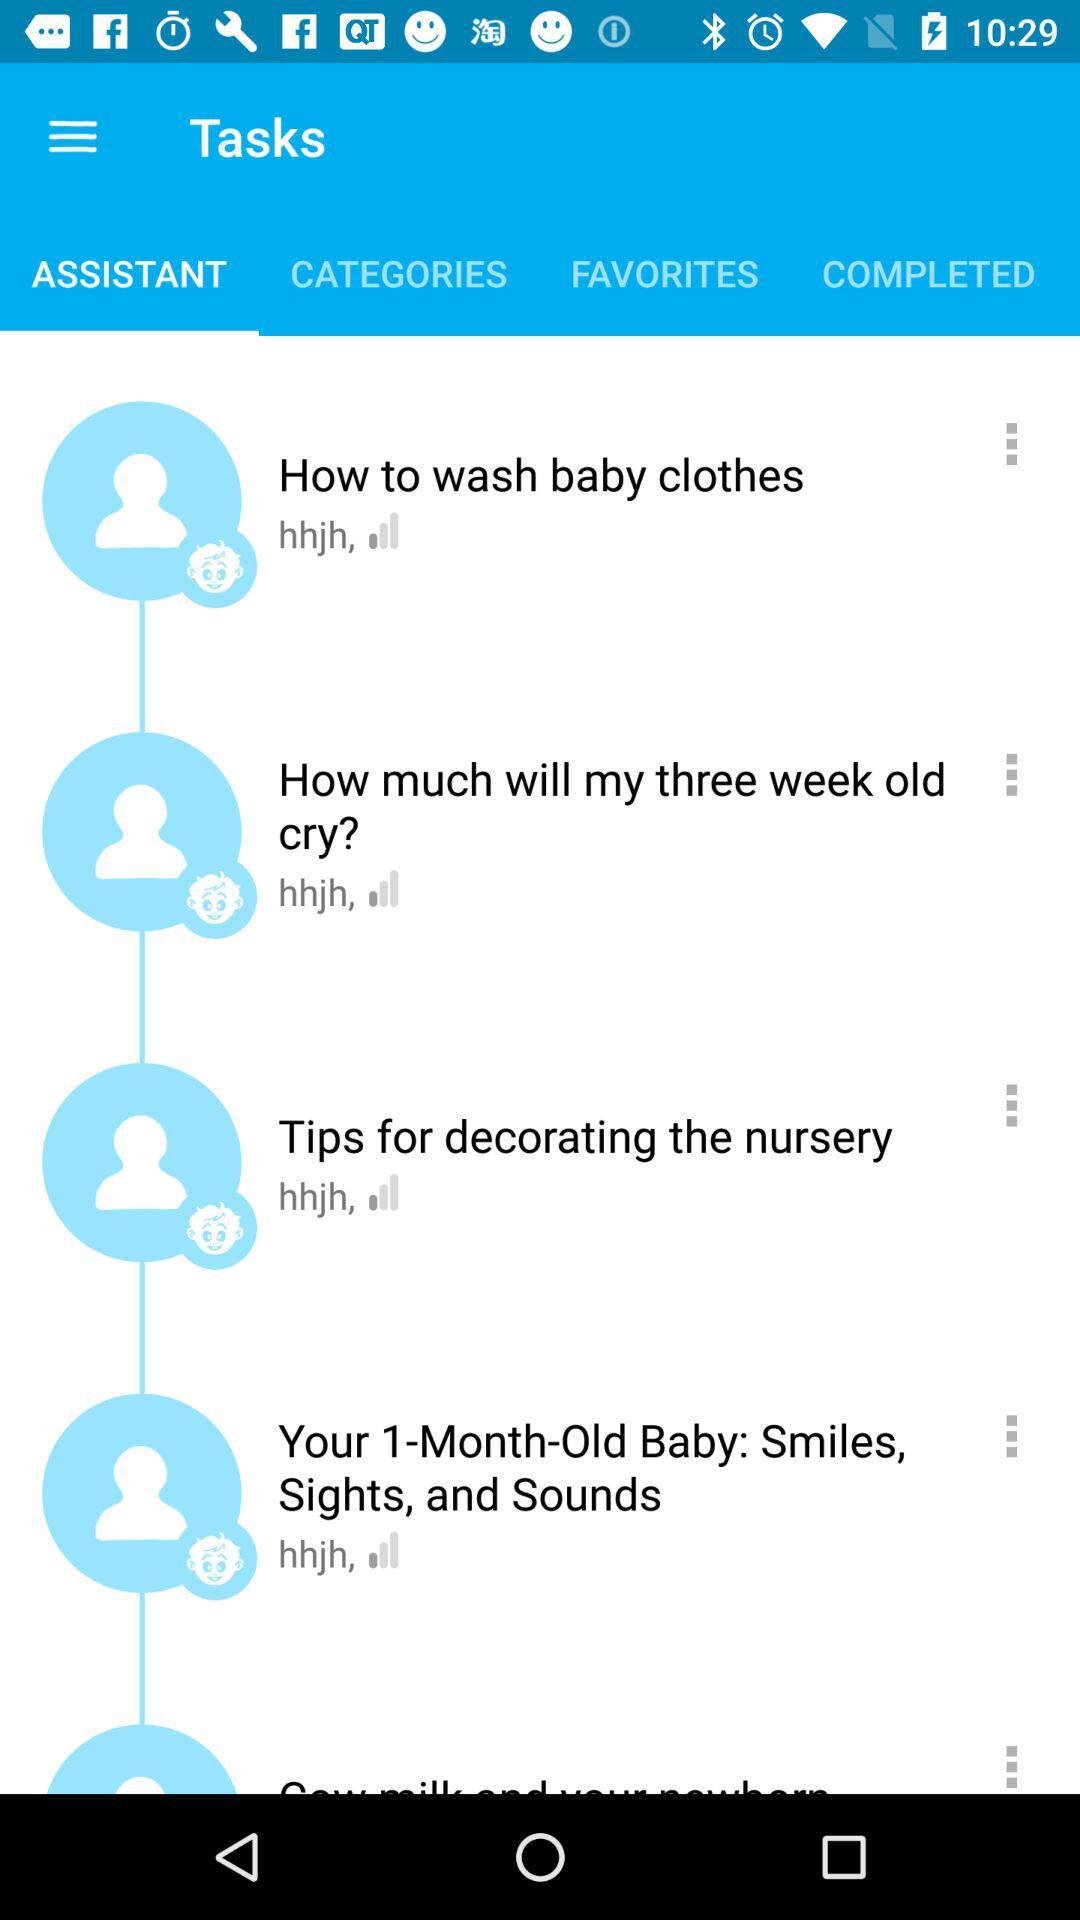  What do you see at coordinates (72, 135) in the screenshot?
I see `icon above assistant item` at bounding box center [72, 135].